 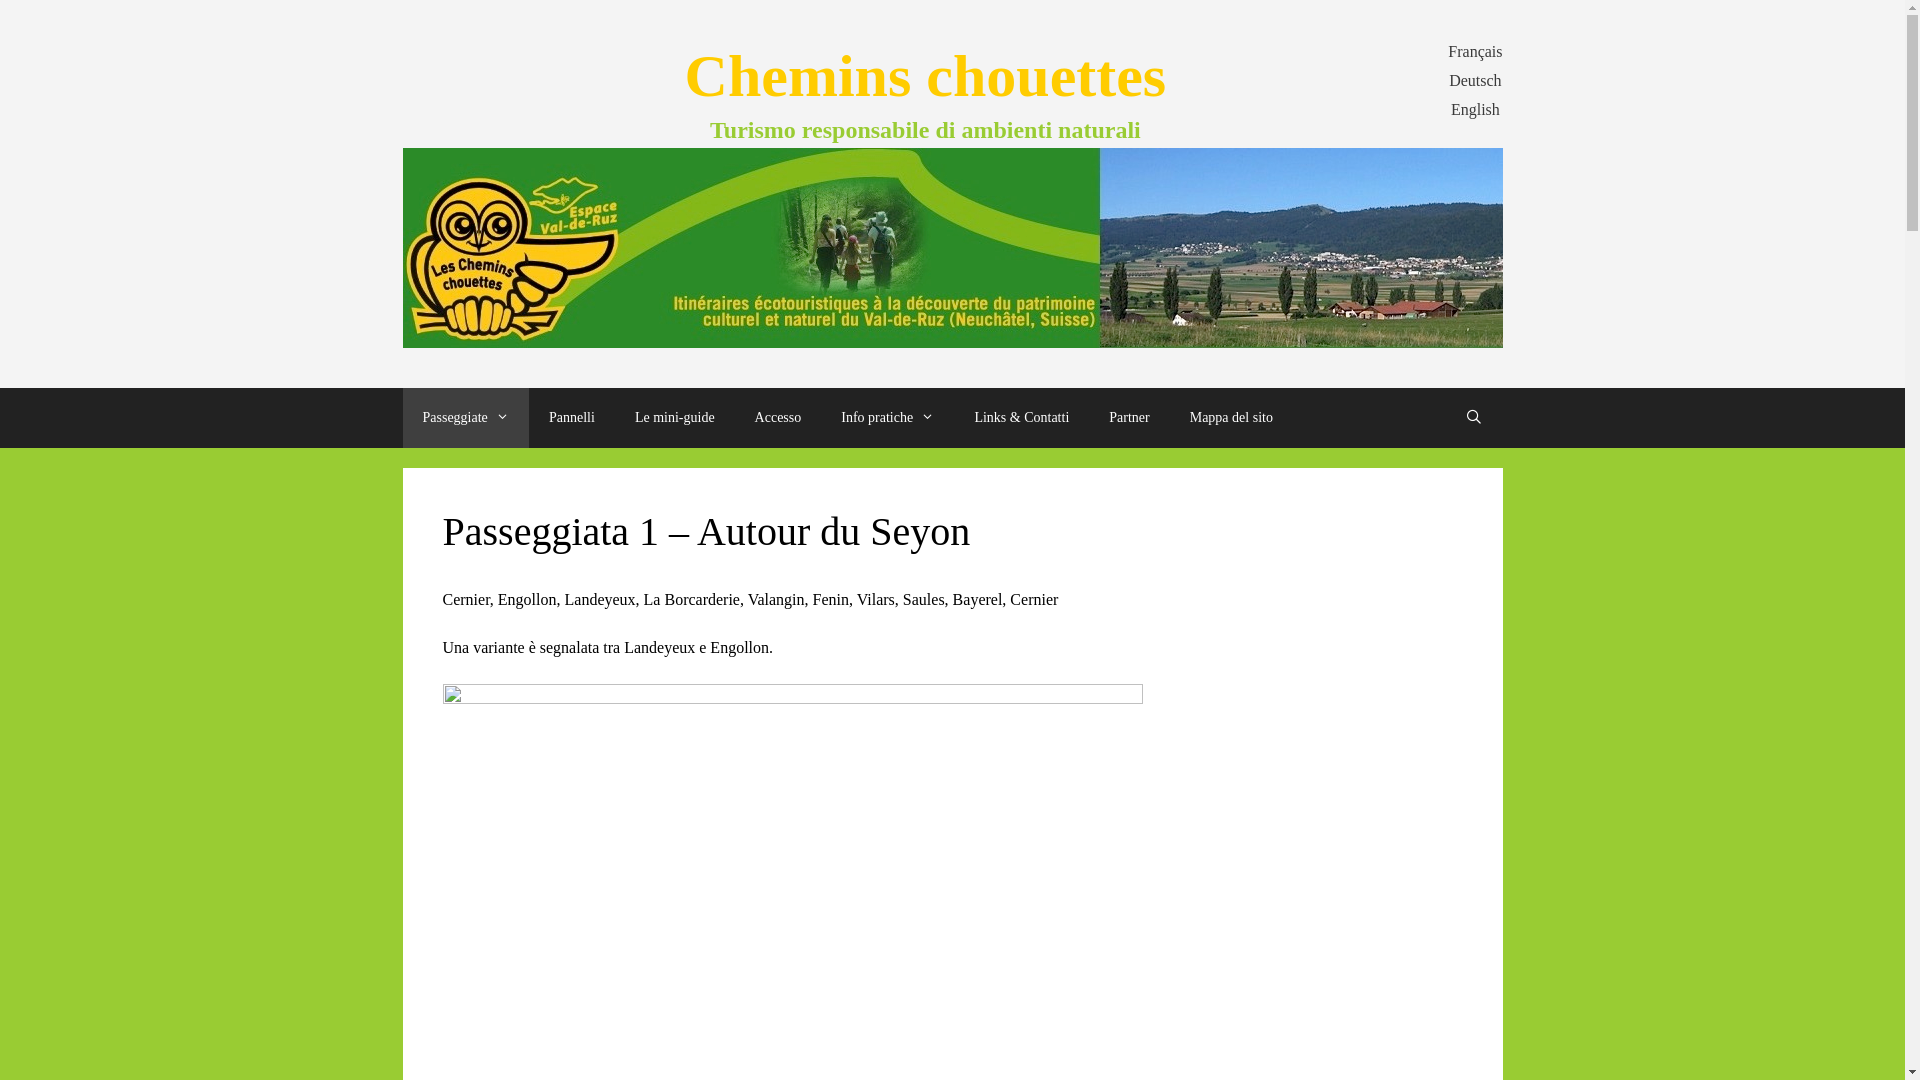 I want to click on 'Passeggiate', so click(x=464, y=416).